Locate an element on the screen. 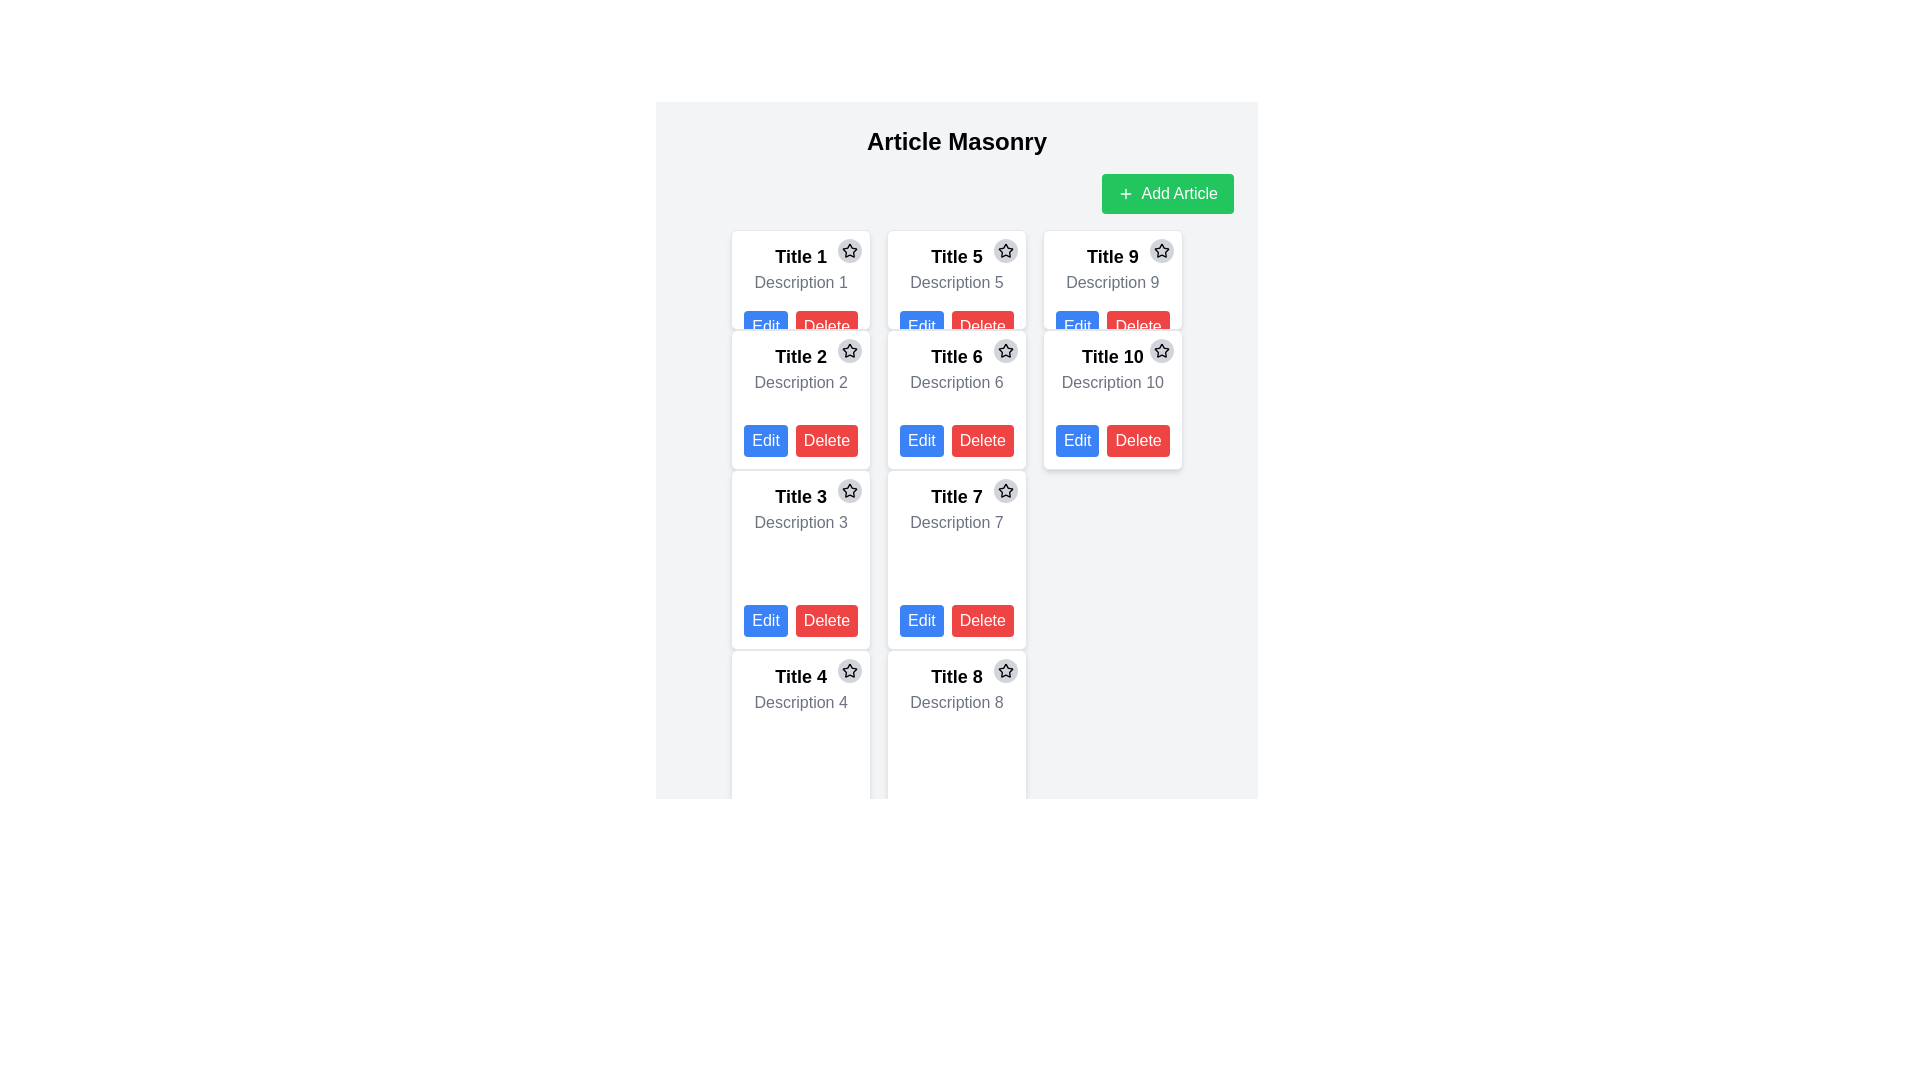 This screenshot has width=1920, height=1080. the star icon located at the top-right corner of the card titled 'Title 9', which contains options for editing or deleting content is located at coordinates (1111, 280).